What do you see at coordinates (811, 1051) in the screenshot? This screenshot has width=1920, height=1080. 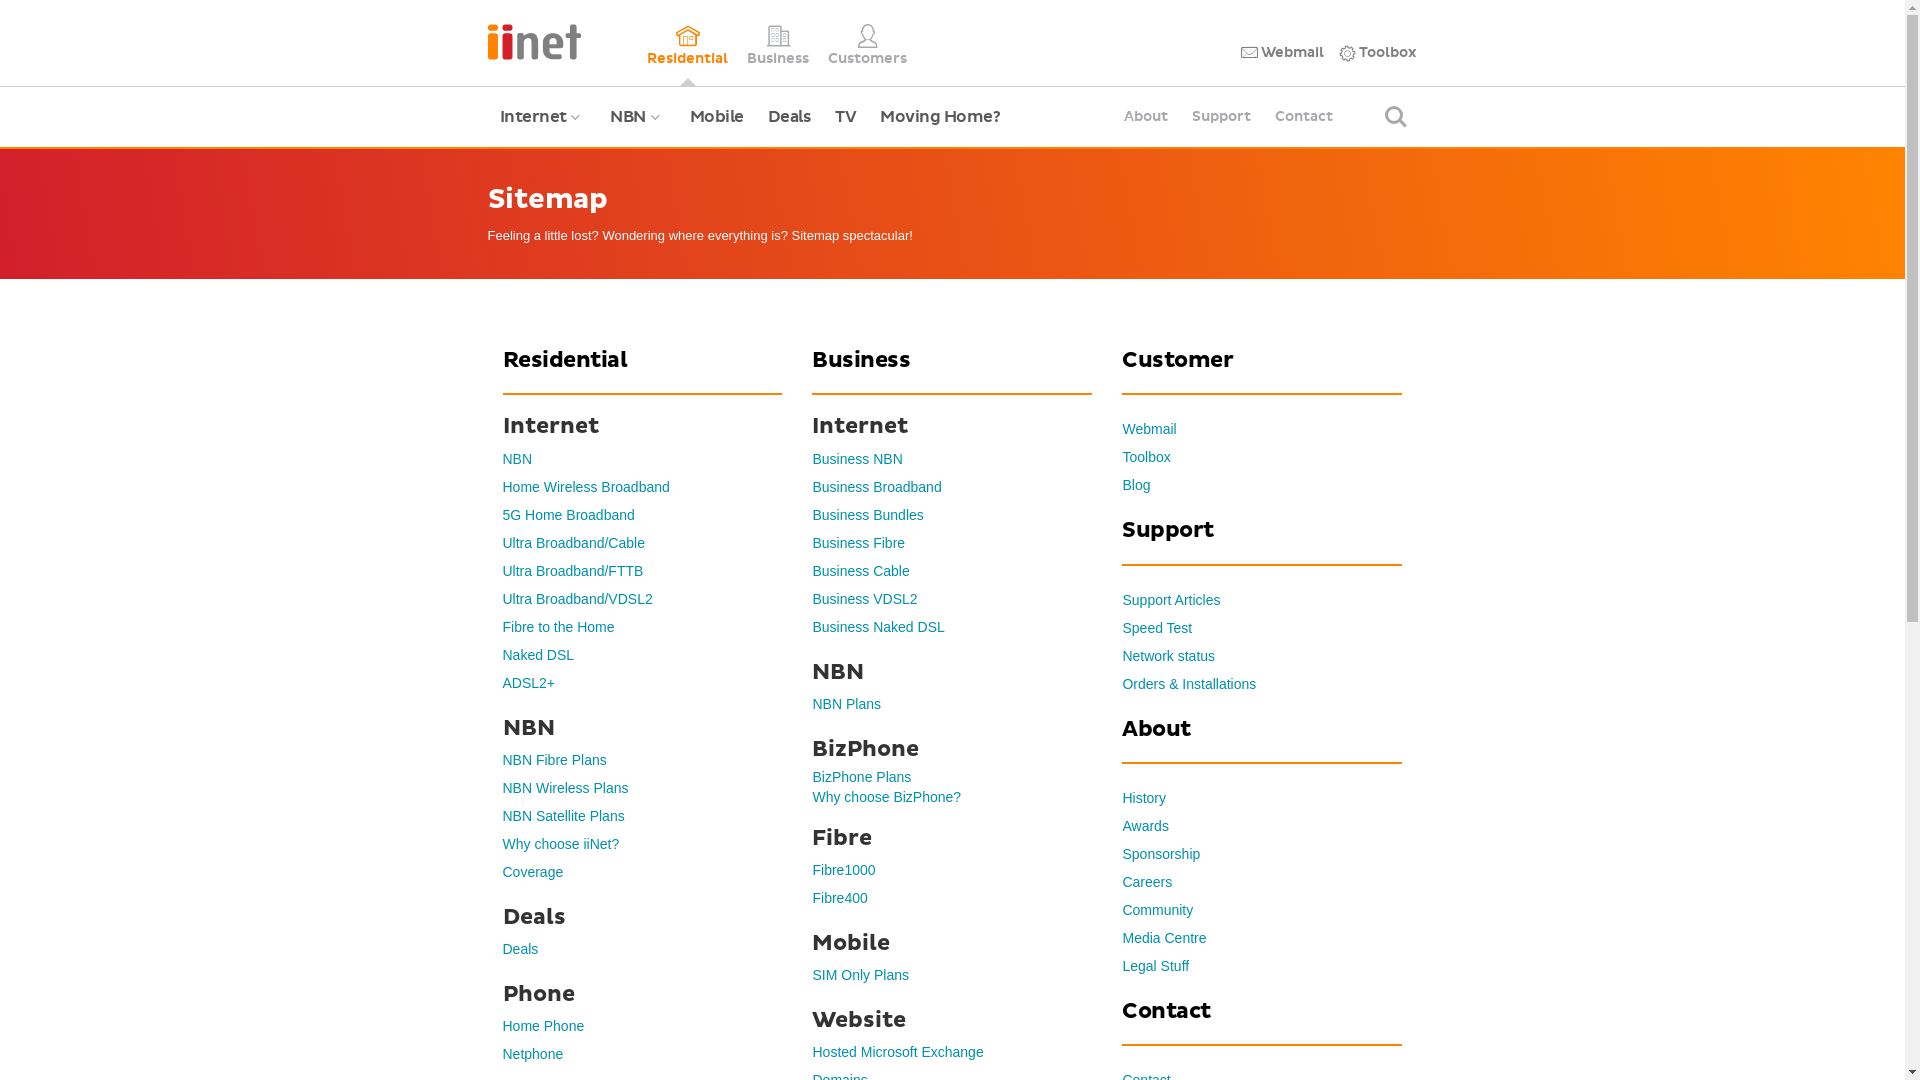 I see `'Hosted Microsoft Exchange'` at bounding box center [811, 1051].